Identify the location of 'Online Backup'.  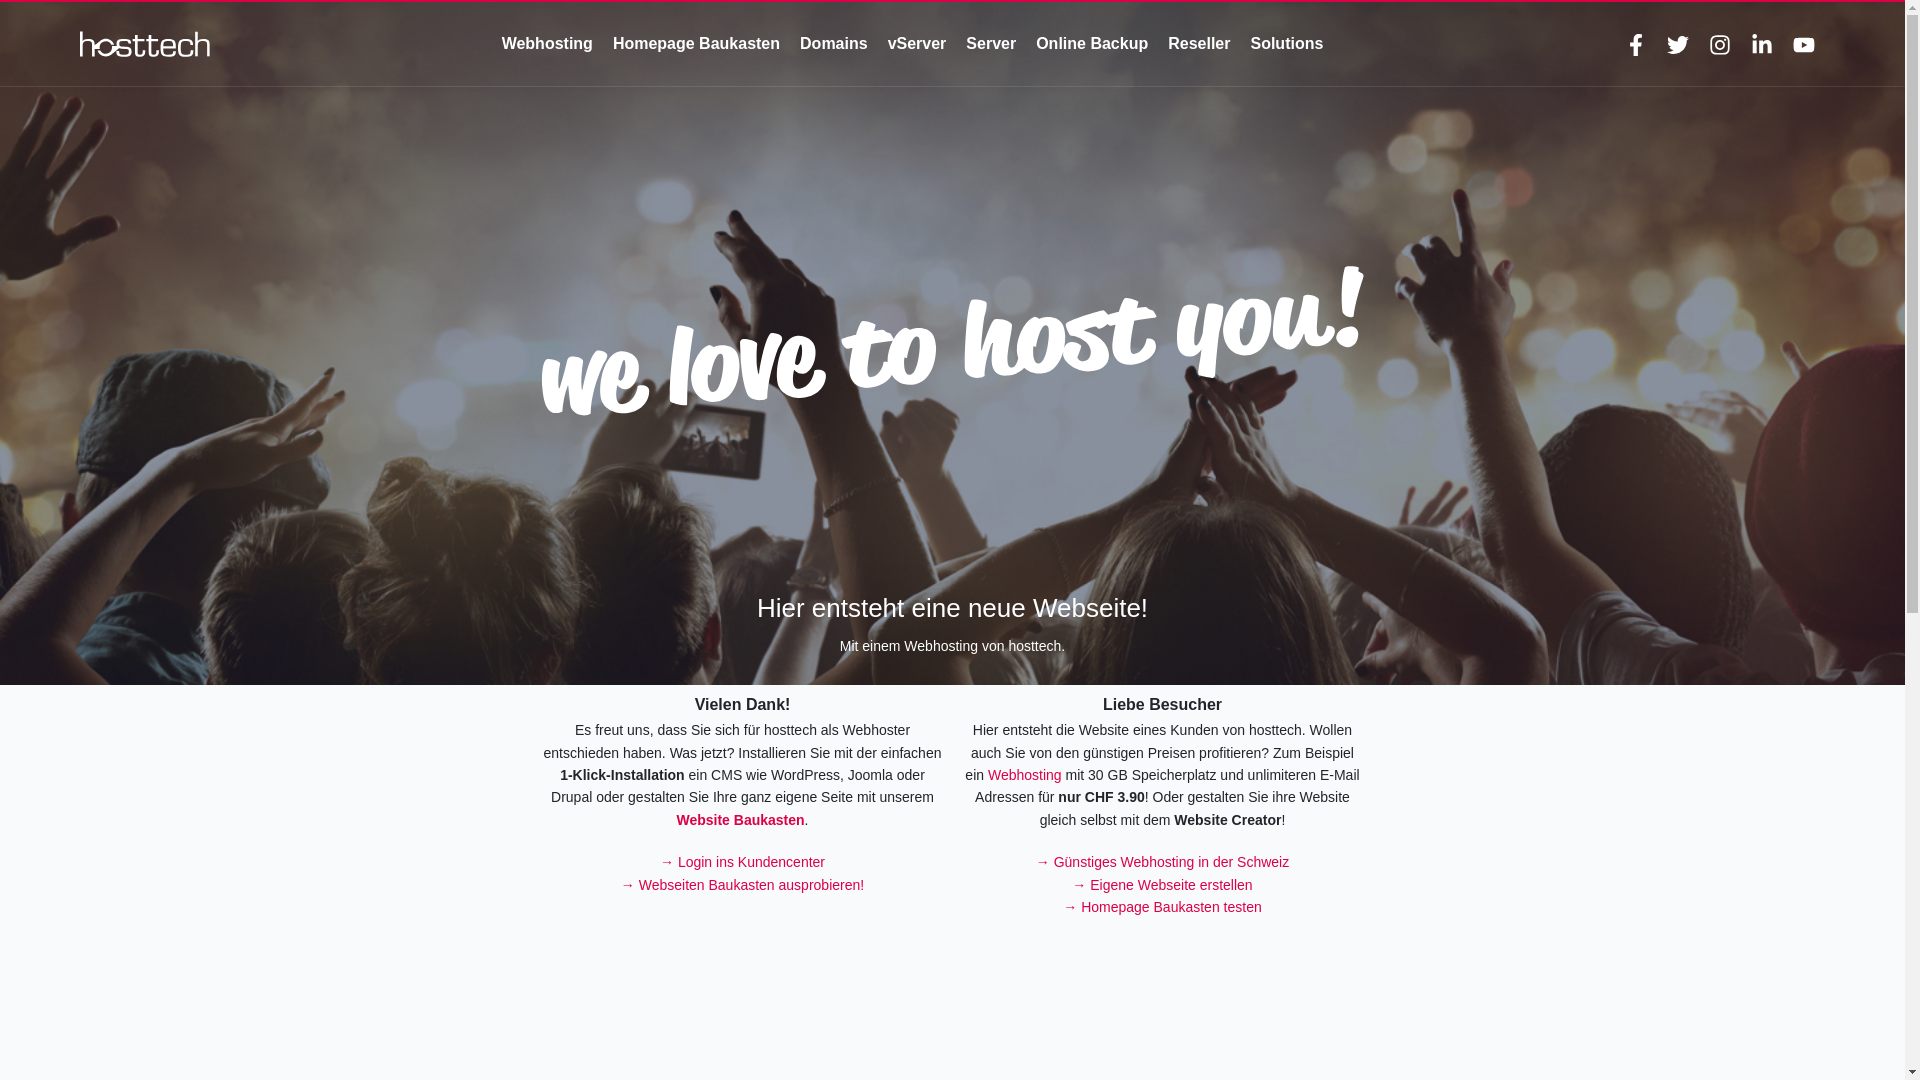
(1090, 43).